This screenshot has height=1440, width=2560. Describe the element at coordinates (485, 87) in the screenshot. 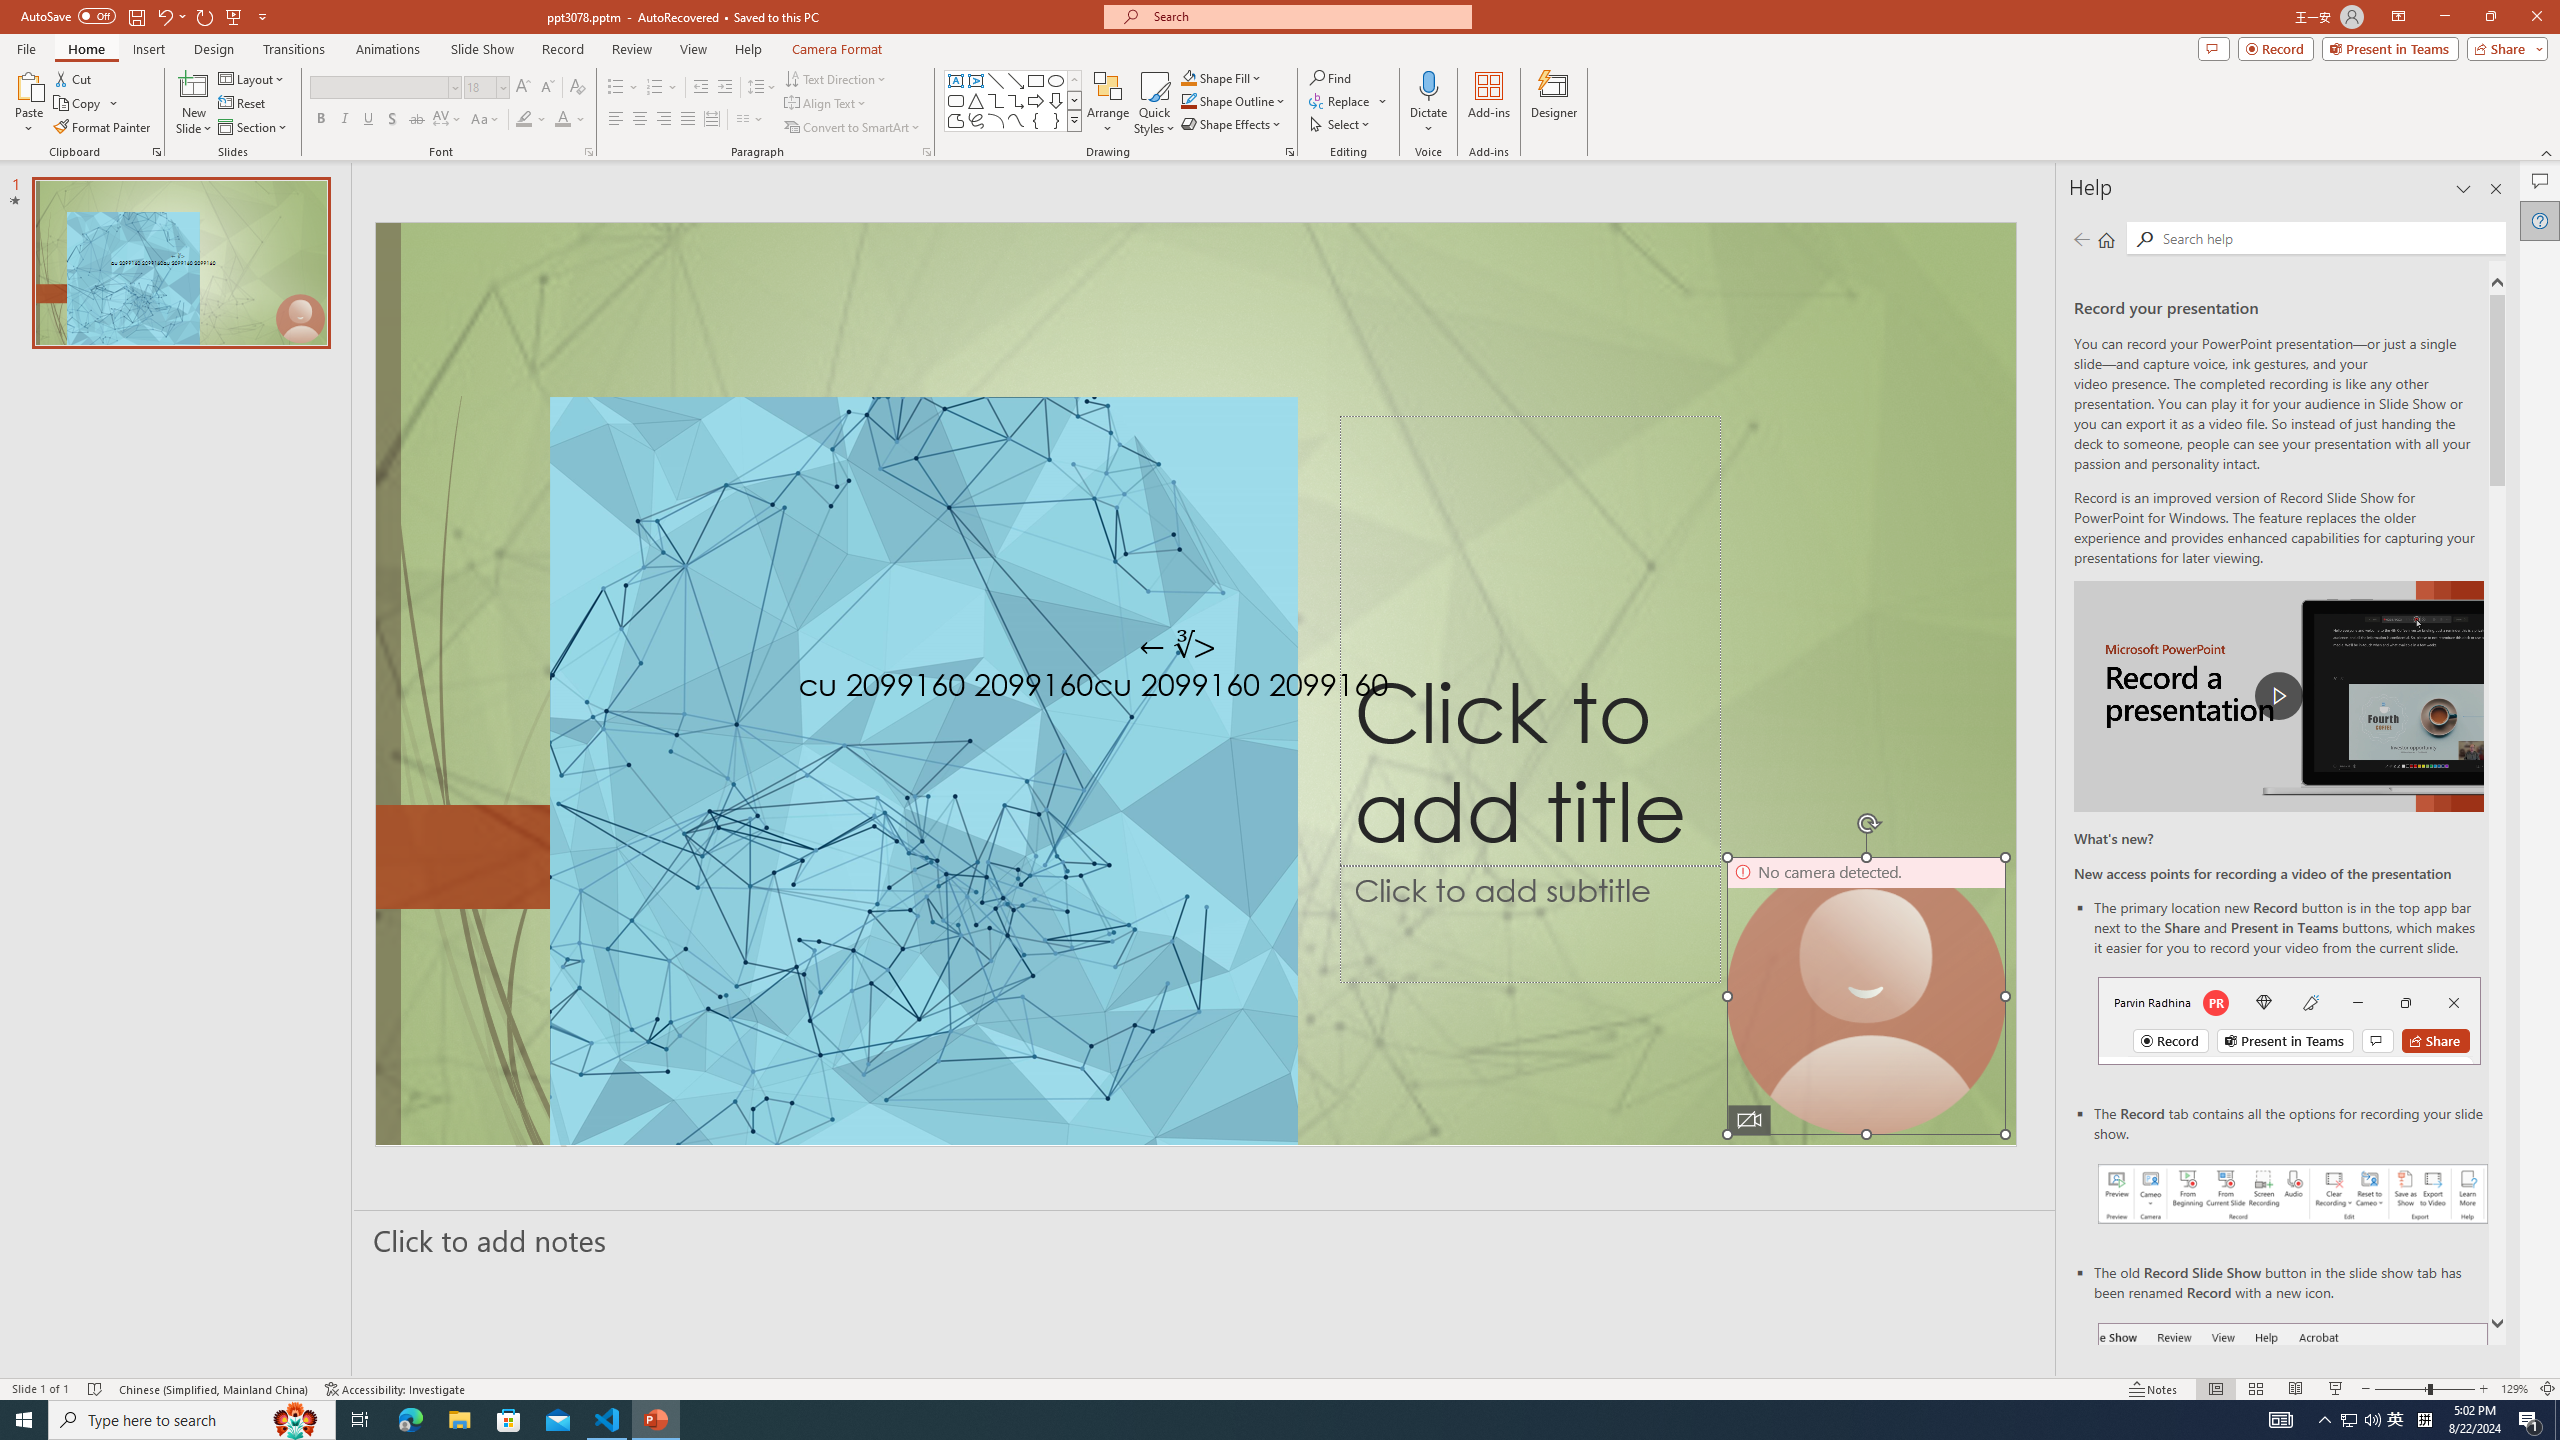

I see `'Font Size'` at that location.